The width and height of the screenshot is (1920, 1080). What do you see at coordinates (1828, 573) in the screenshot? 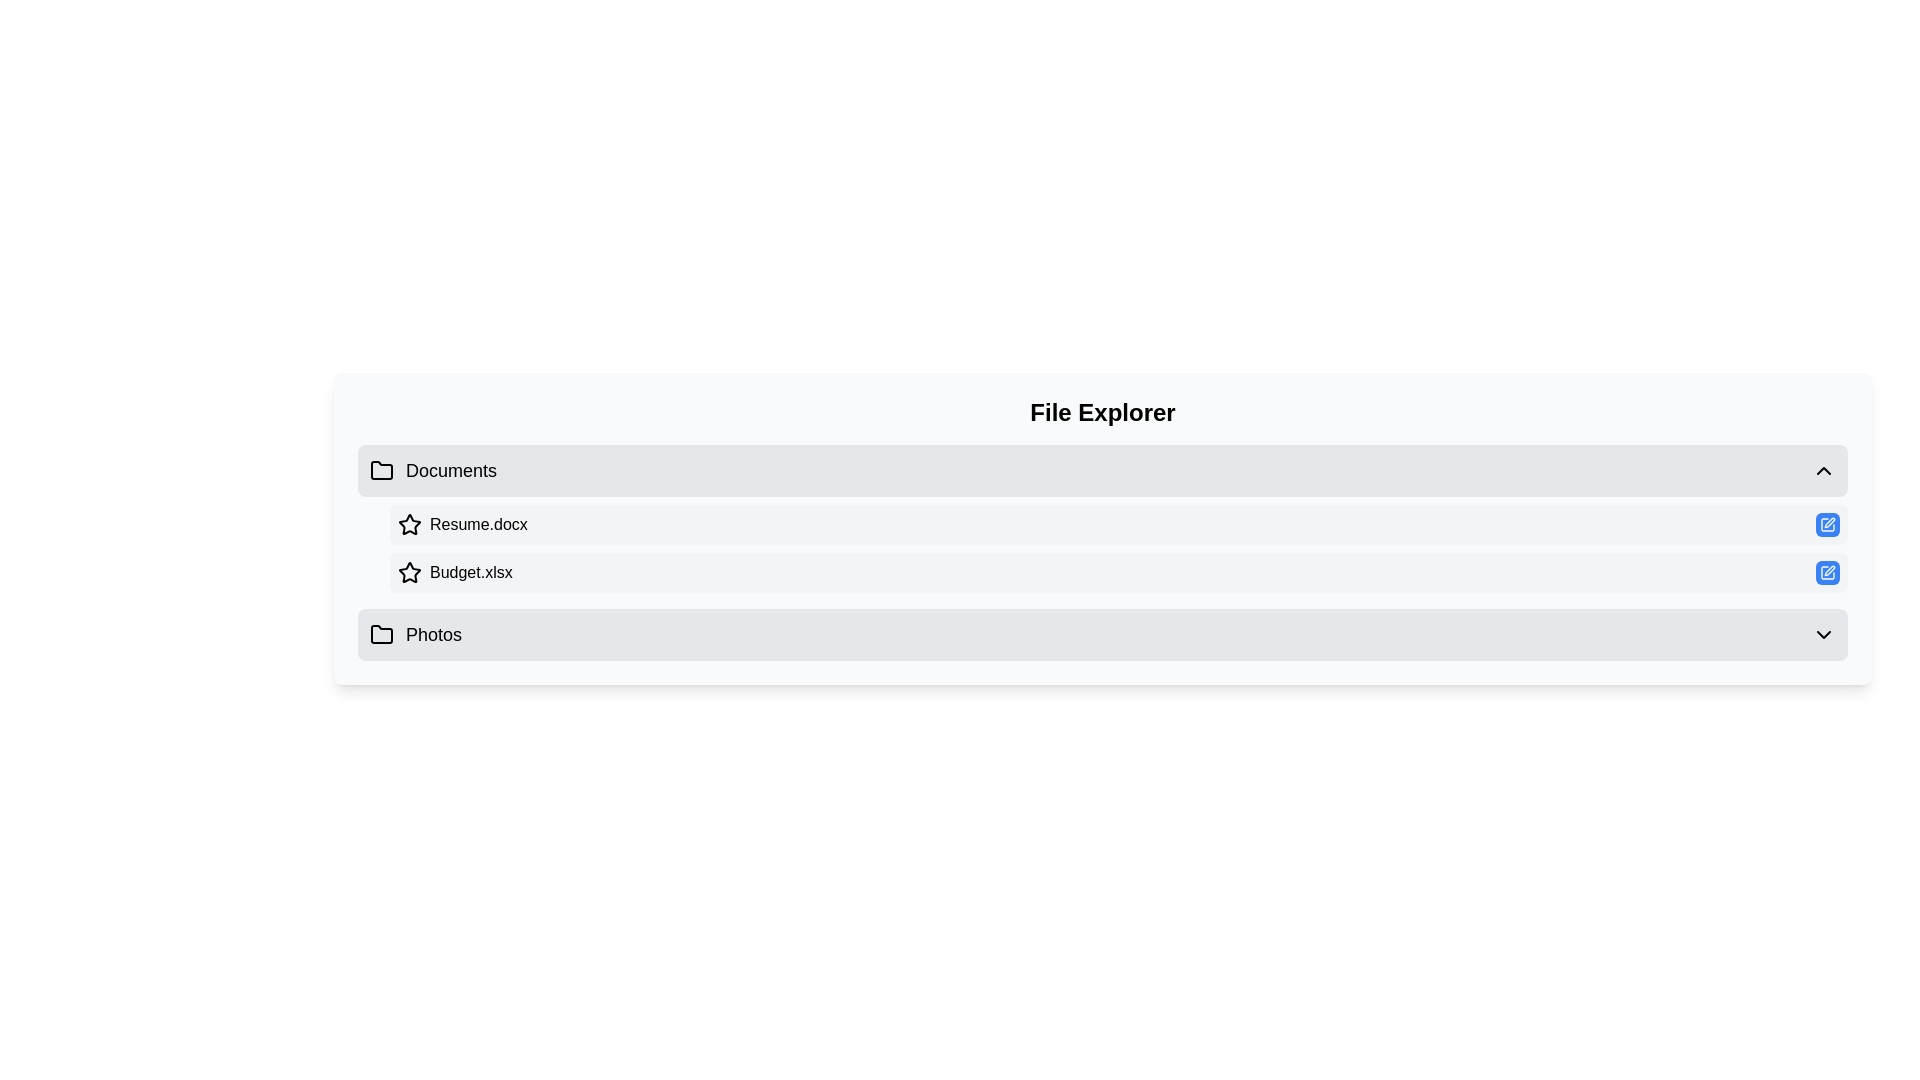
I see `the square icon button with a pen symbol inside, which has a blue background` at bounding box center [1828, 573].